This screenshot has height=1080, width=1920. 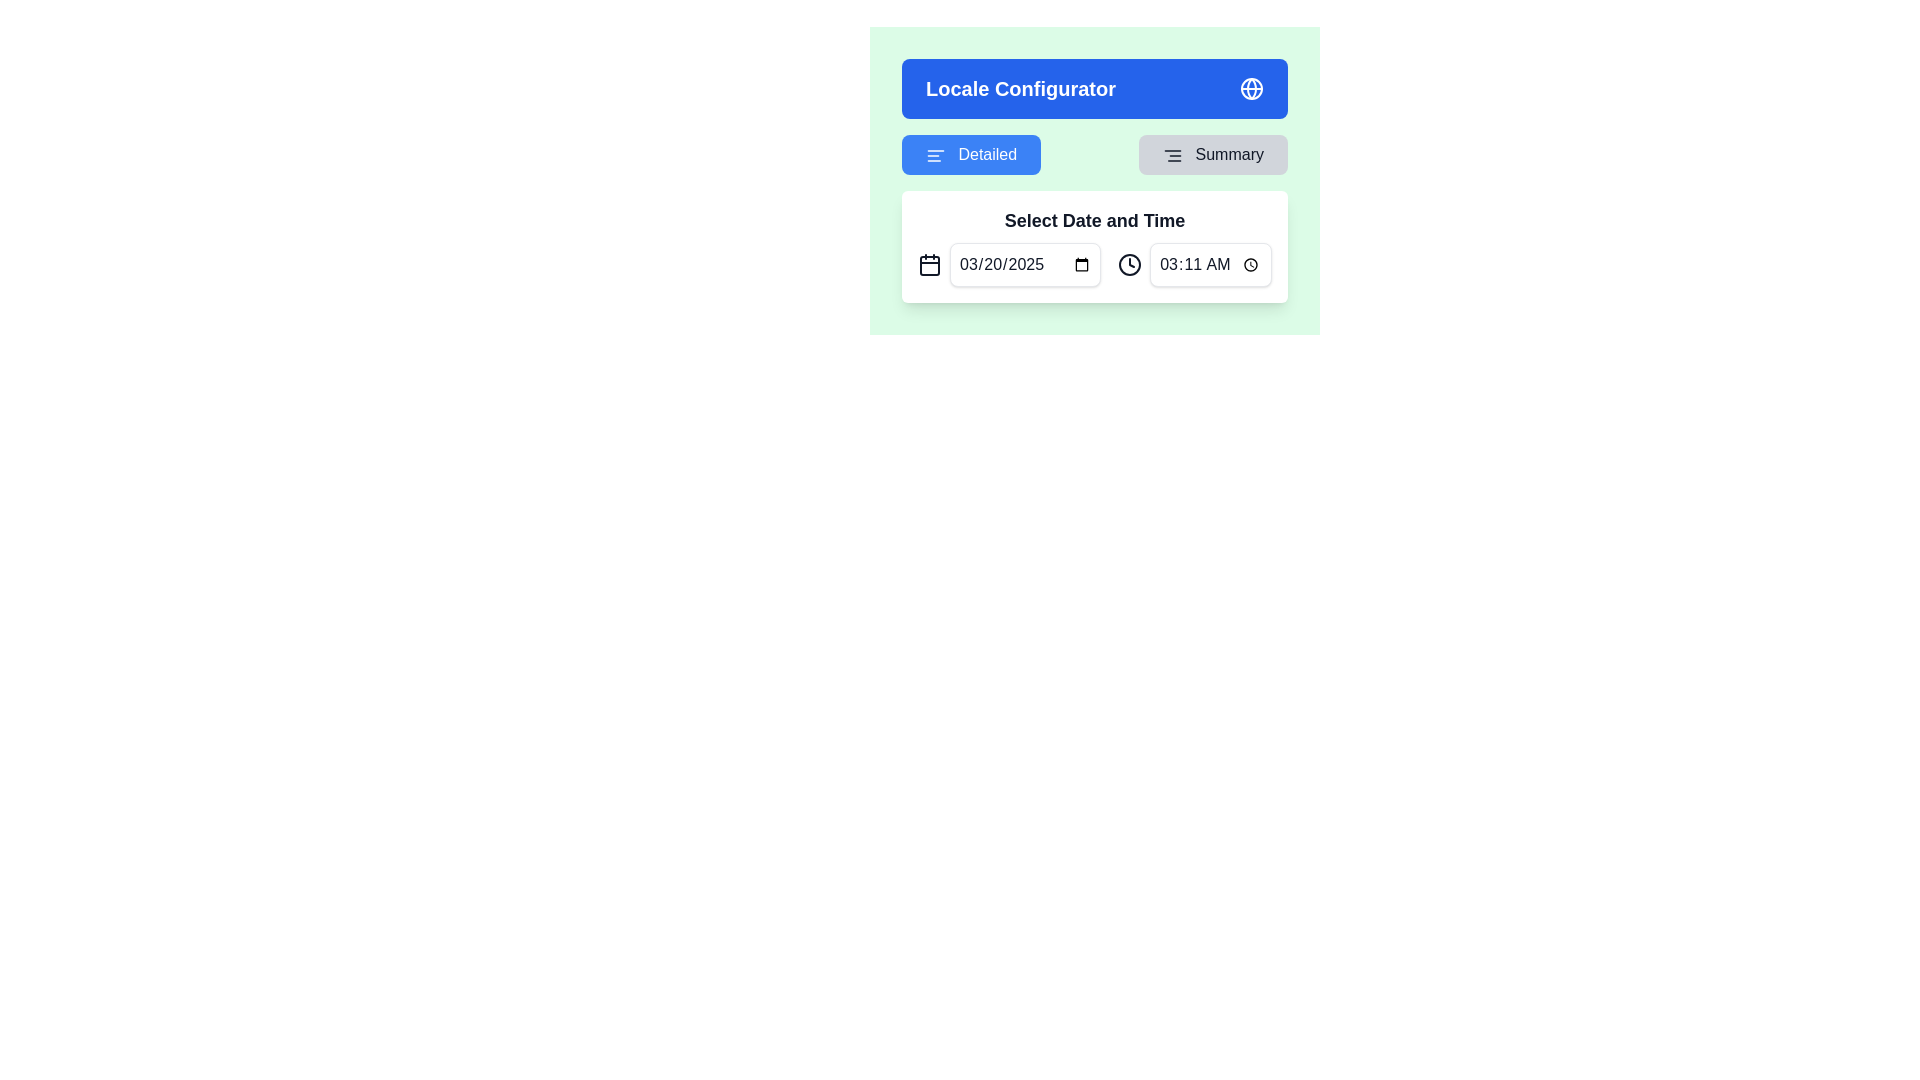 What do you see at coordinates (1025, 264) in the screenshot?
I see `the date input field located to the right of the calendar icon within the 'Select Date and Time' form` at bounding box center [1025, 264].